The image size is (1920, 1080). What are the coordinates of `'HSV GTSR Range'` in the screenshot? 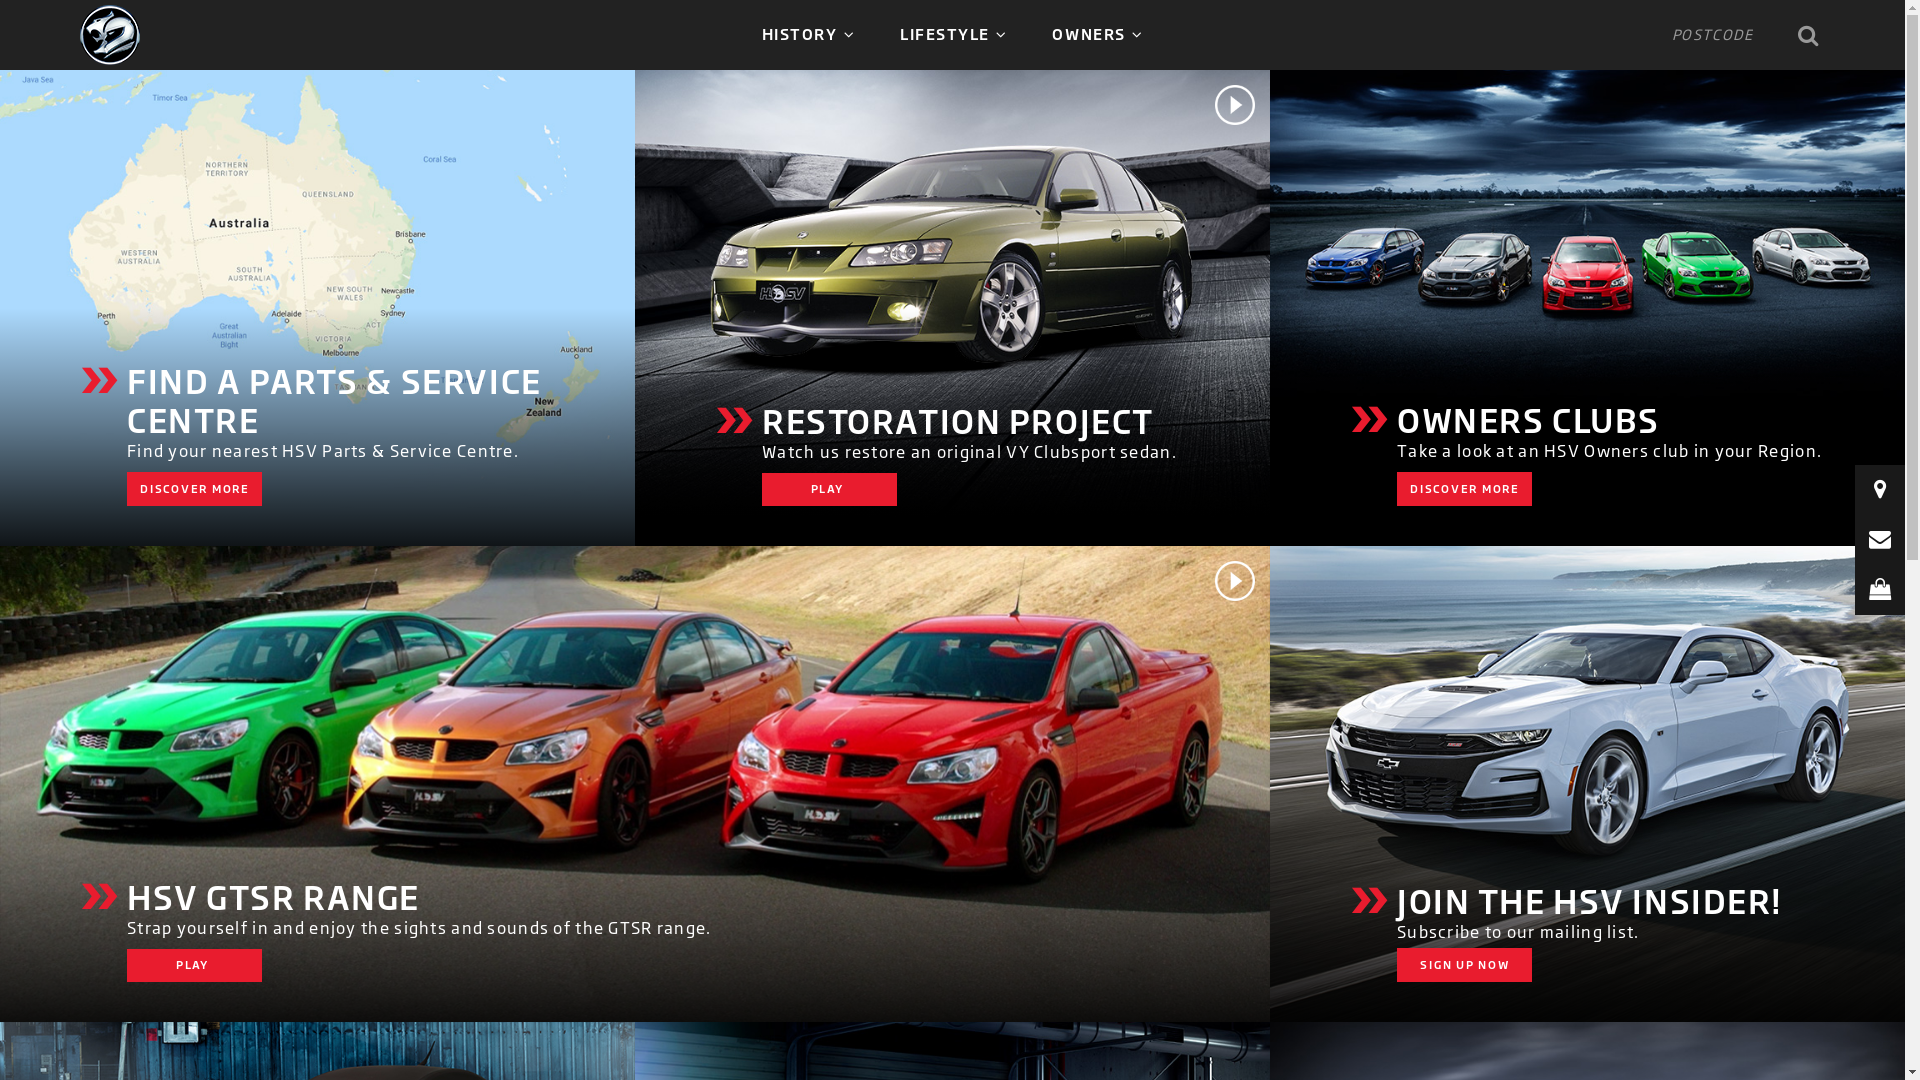 It's located at (633, 782).